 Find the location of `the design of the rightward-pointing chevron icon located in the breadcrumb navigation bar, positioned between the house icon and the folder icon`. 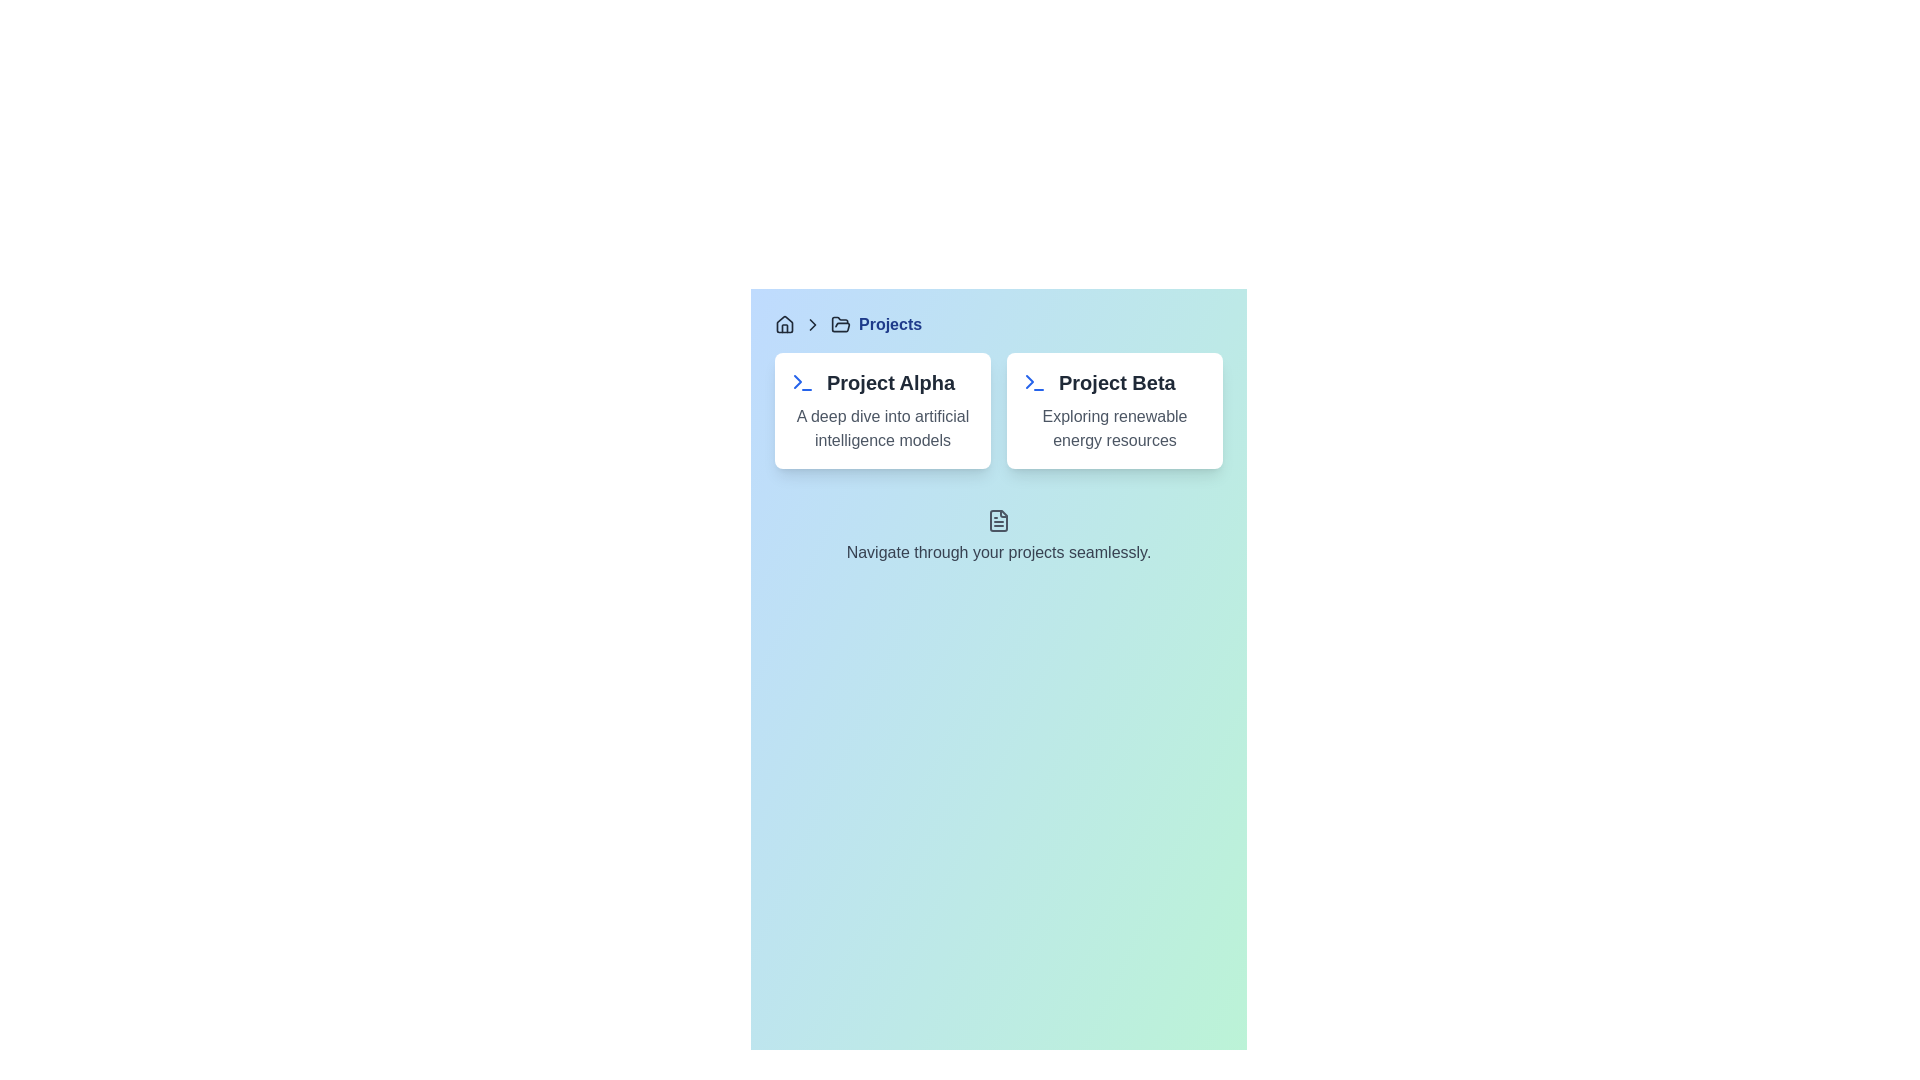

the design of the rightward-pointing chevron icon located in the breadcrumb navigation bar, positioned between the house icon and the folder icon is located at coordinates (812, 323).